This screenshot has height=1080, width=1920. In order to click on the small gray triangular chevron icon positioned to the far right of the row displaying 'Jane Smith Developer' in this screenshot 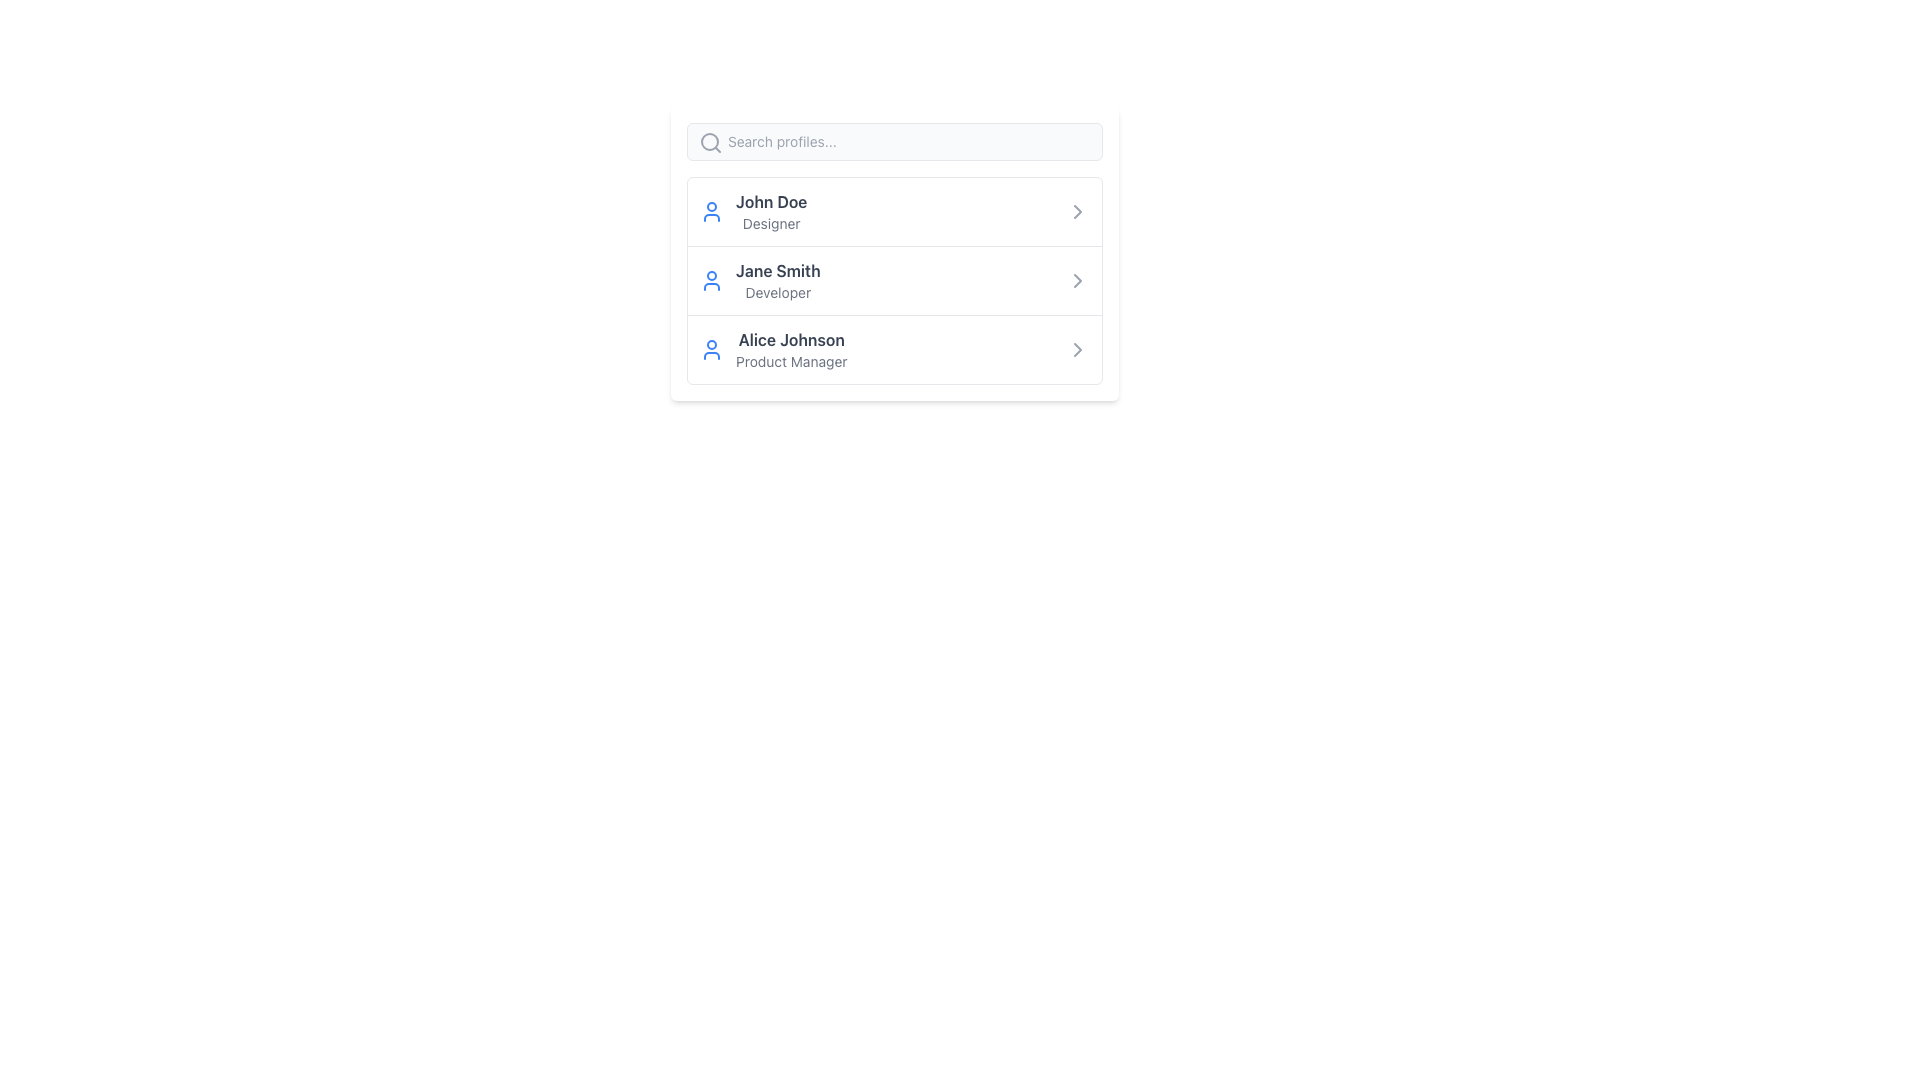, I will do `click(1077, 281)`.